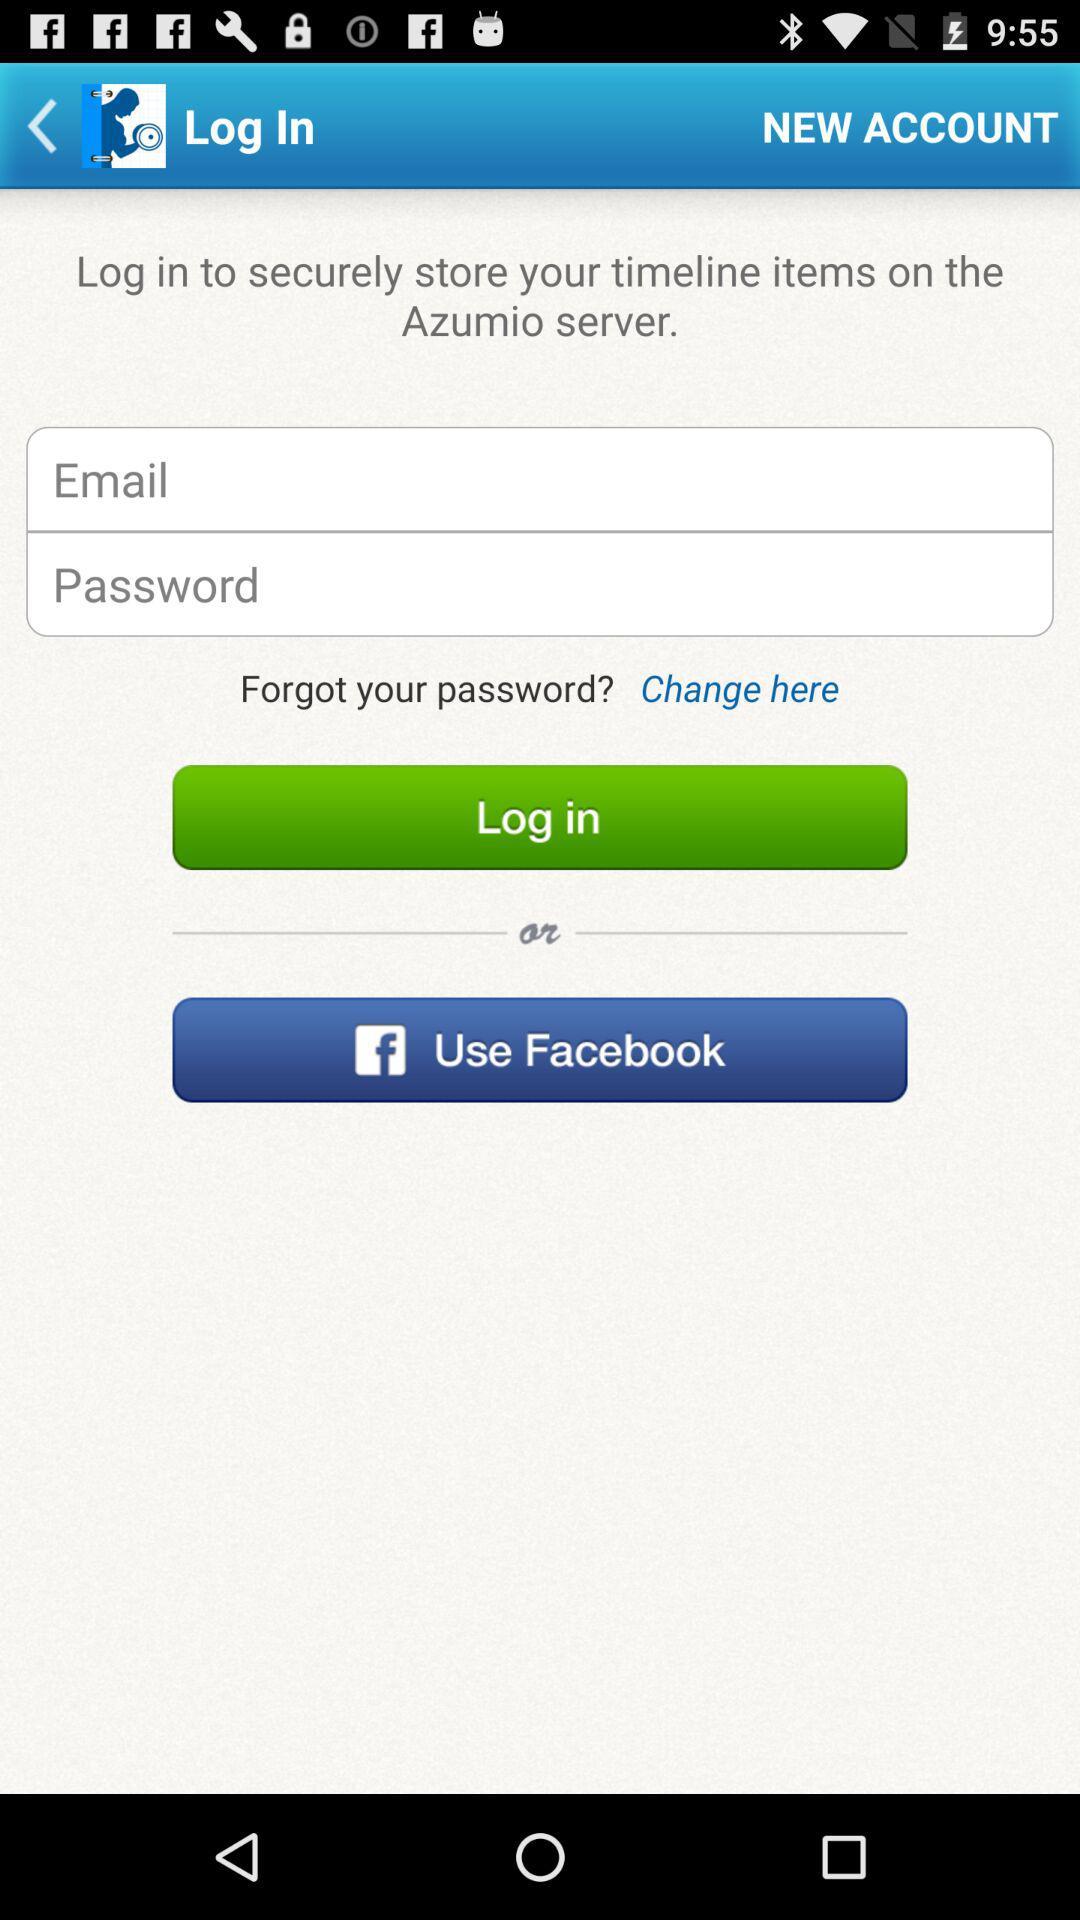 The image size is (1080, 1920). Describe the element at coordinates (540, 583) in the screenshot. I see `open a keyboard` at that location.